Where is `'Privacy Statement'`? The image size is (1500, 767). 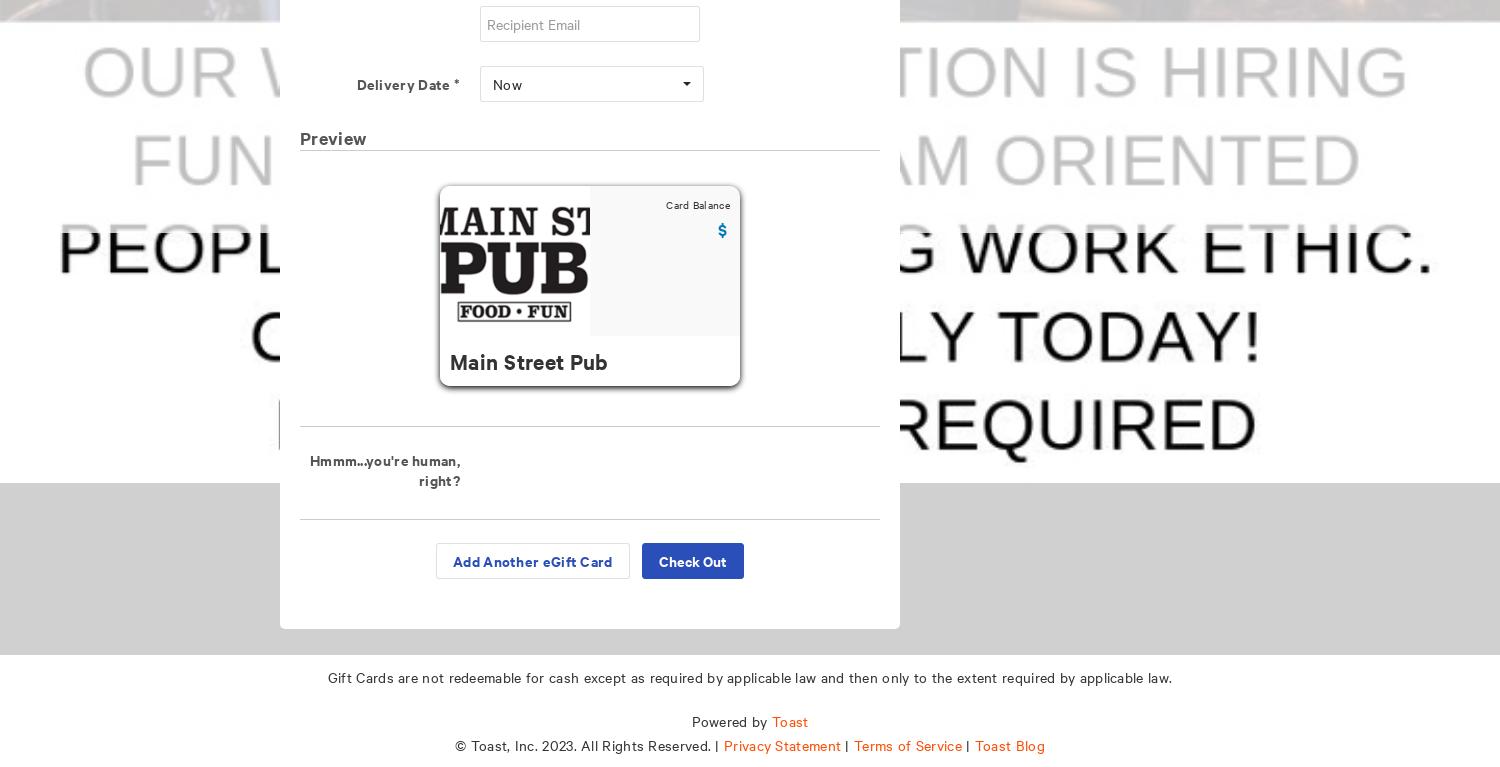 'Privacy Statement' is located at coordinates (723, 744).